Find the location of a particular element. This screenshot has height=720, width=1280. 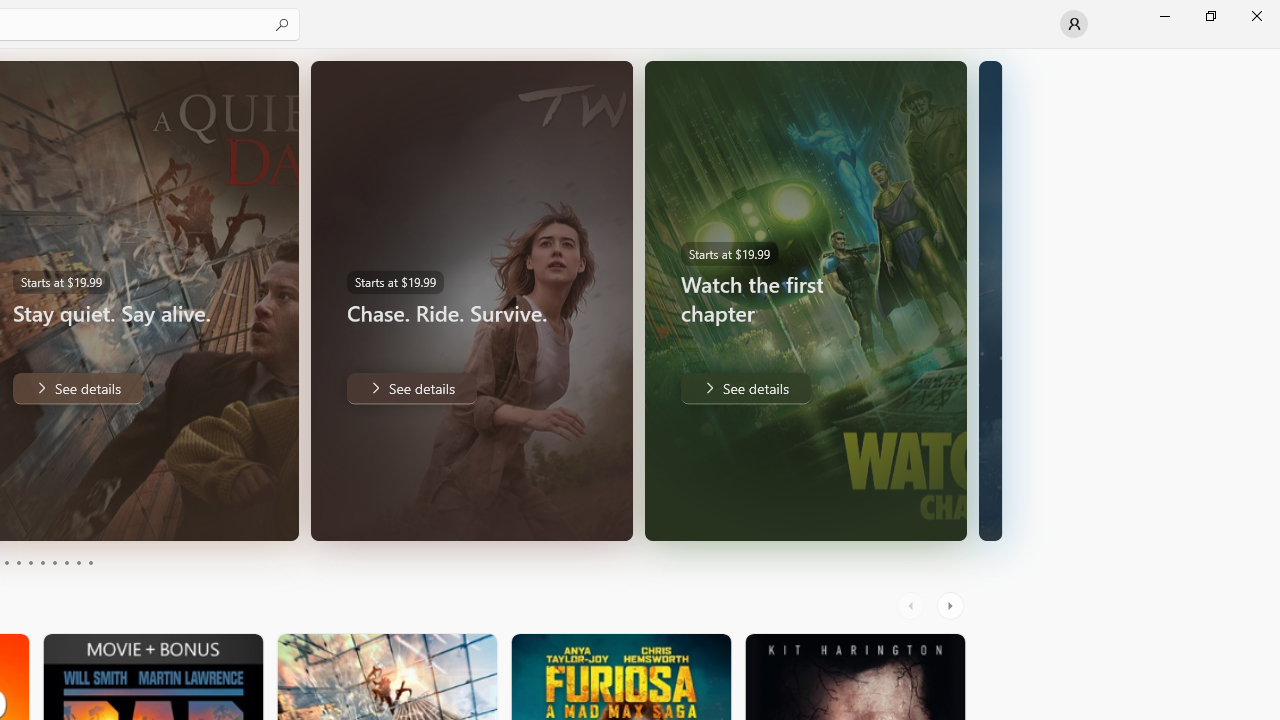

'Page 4' is located at coordinates (17, 563).